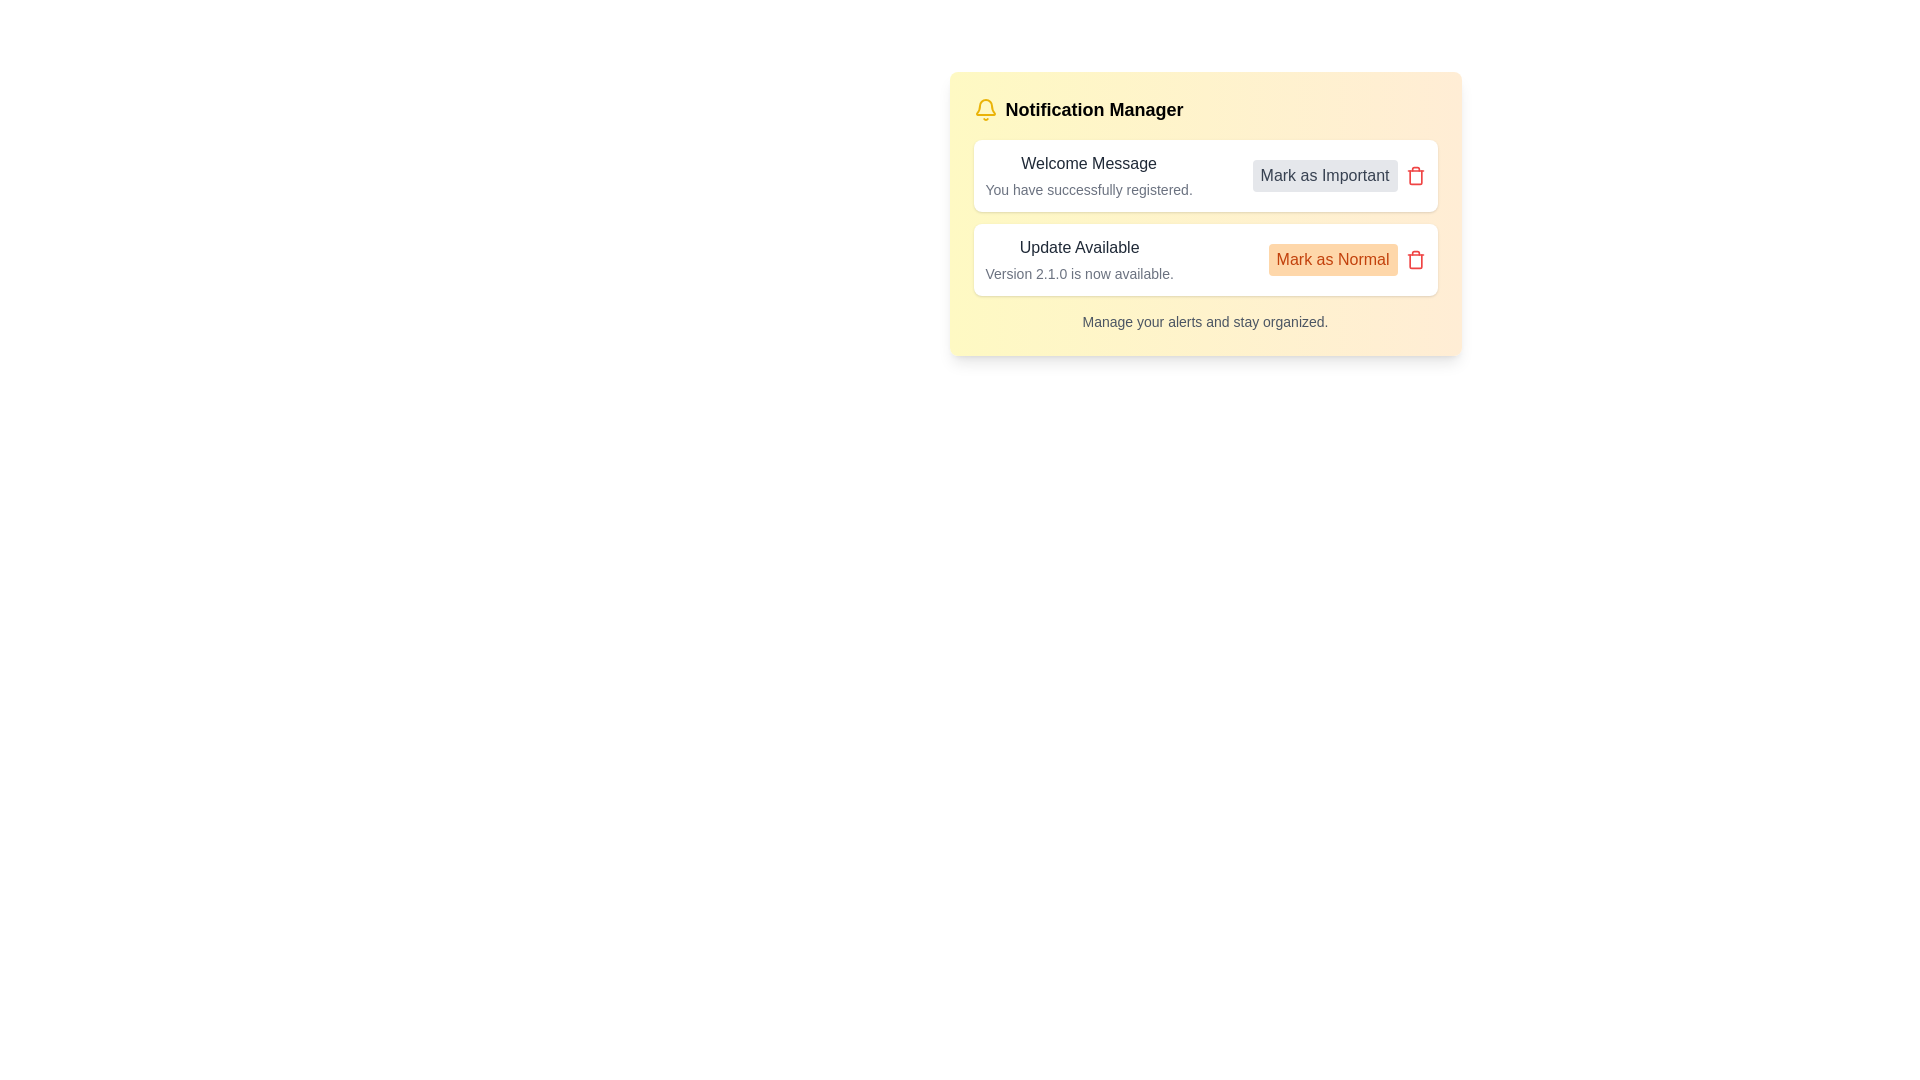 The width and height of the screenshot is (1920, 1080). I want to click on the informational text block titled 'Update Available', which contains the subtext 'Version 2.1.0 is now available.', so click(1078, 258).